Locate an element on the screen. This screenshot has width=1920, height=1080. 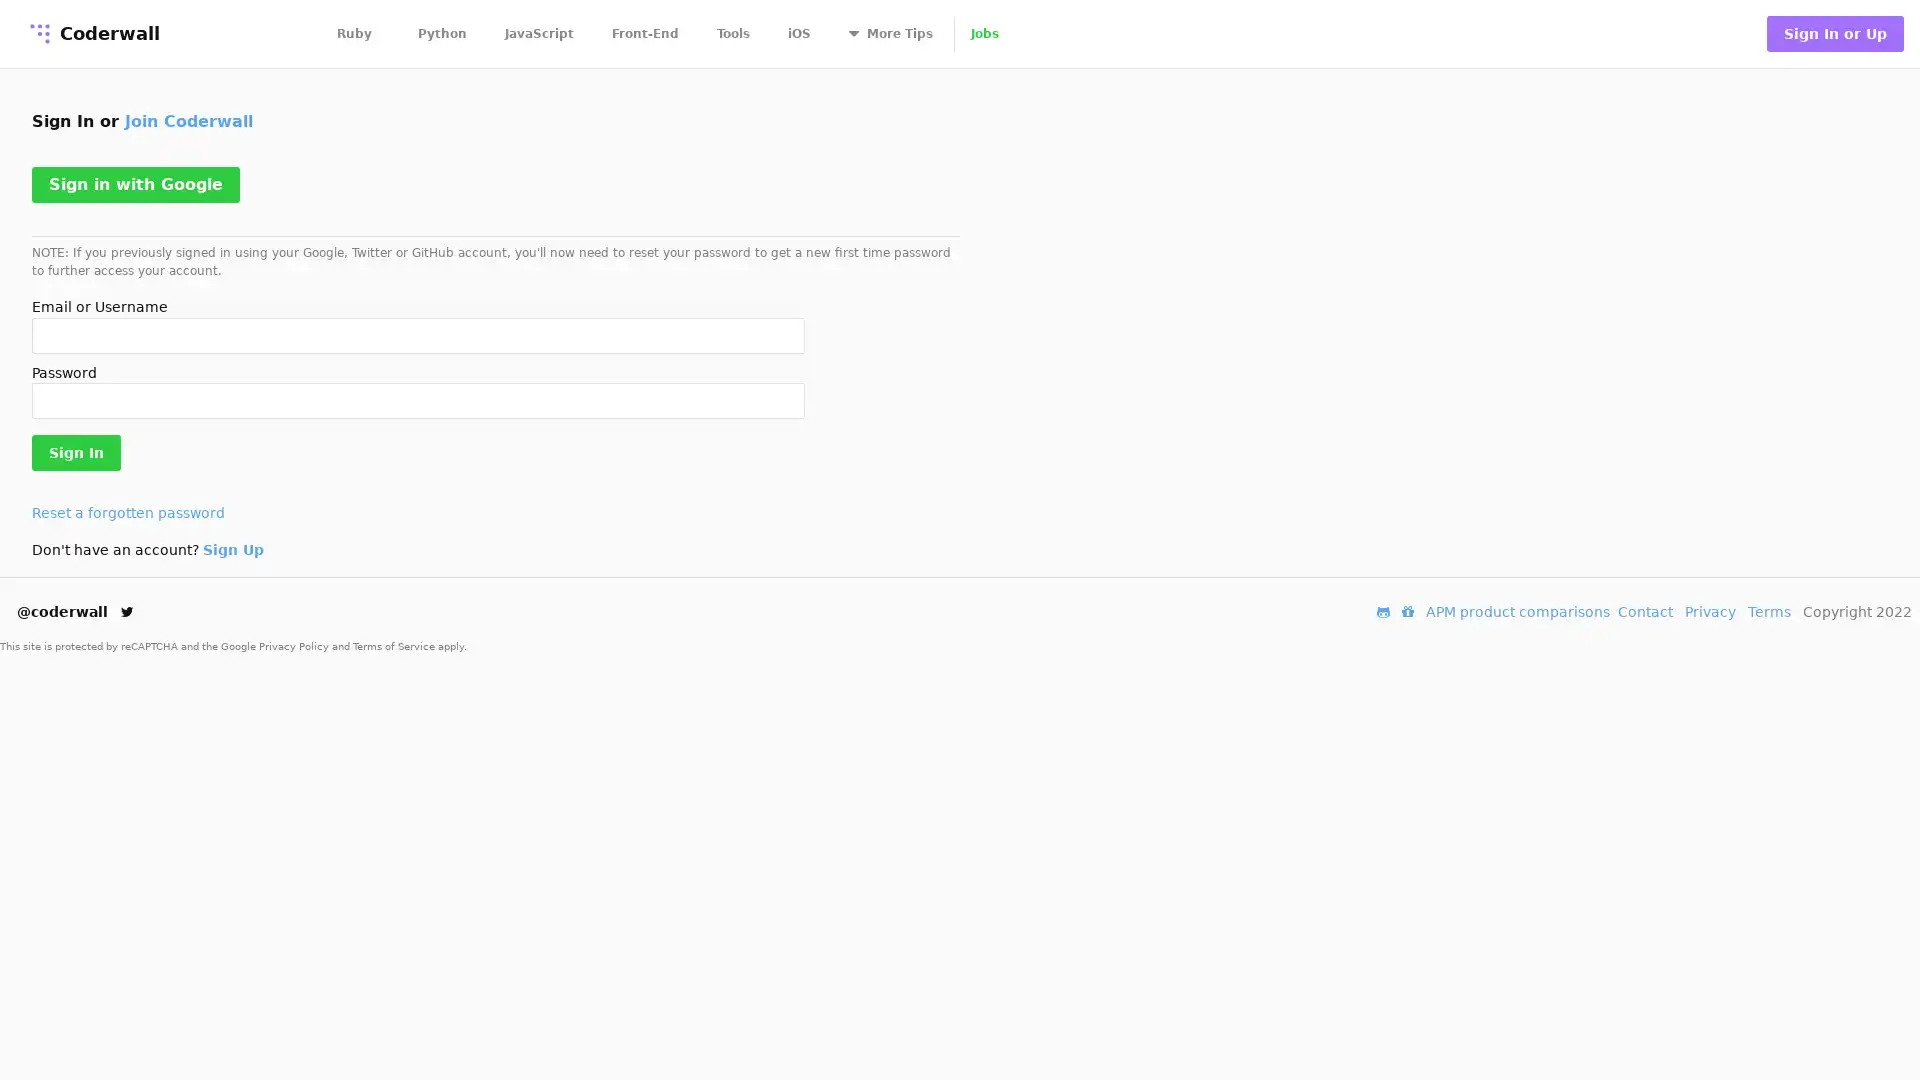
Sign In is located at coordinates (76, 452).